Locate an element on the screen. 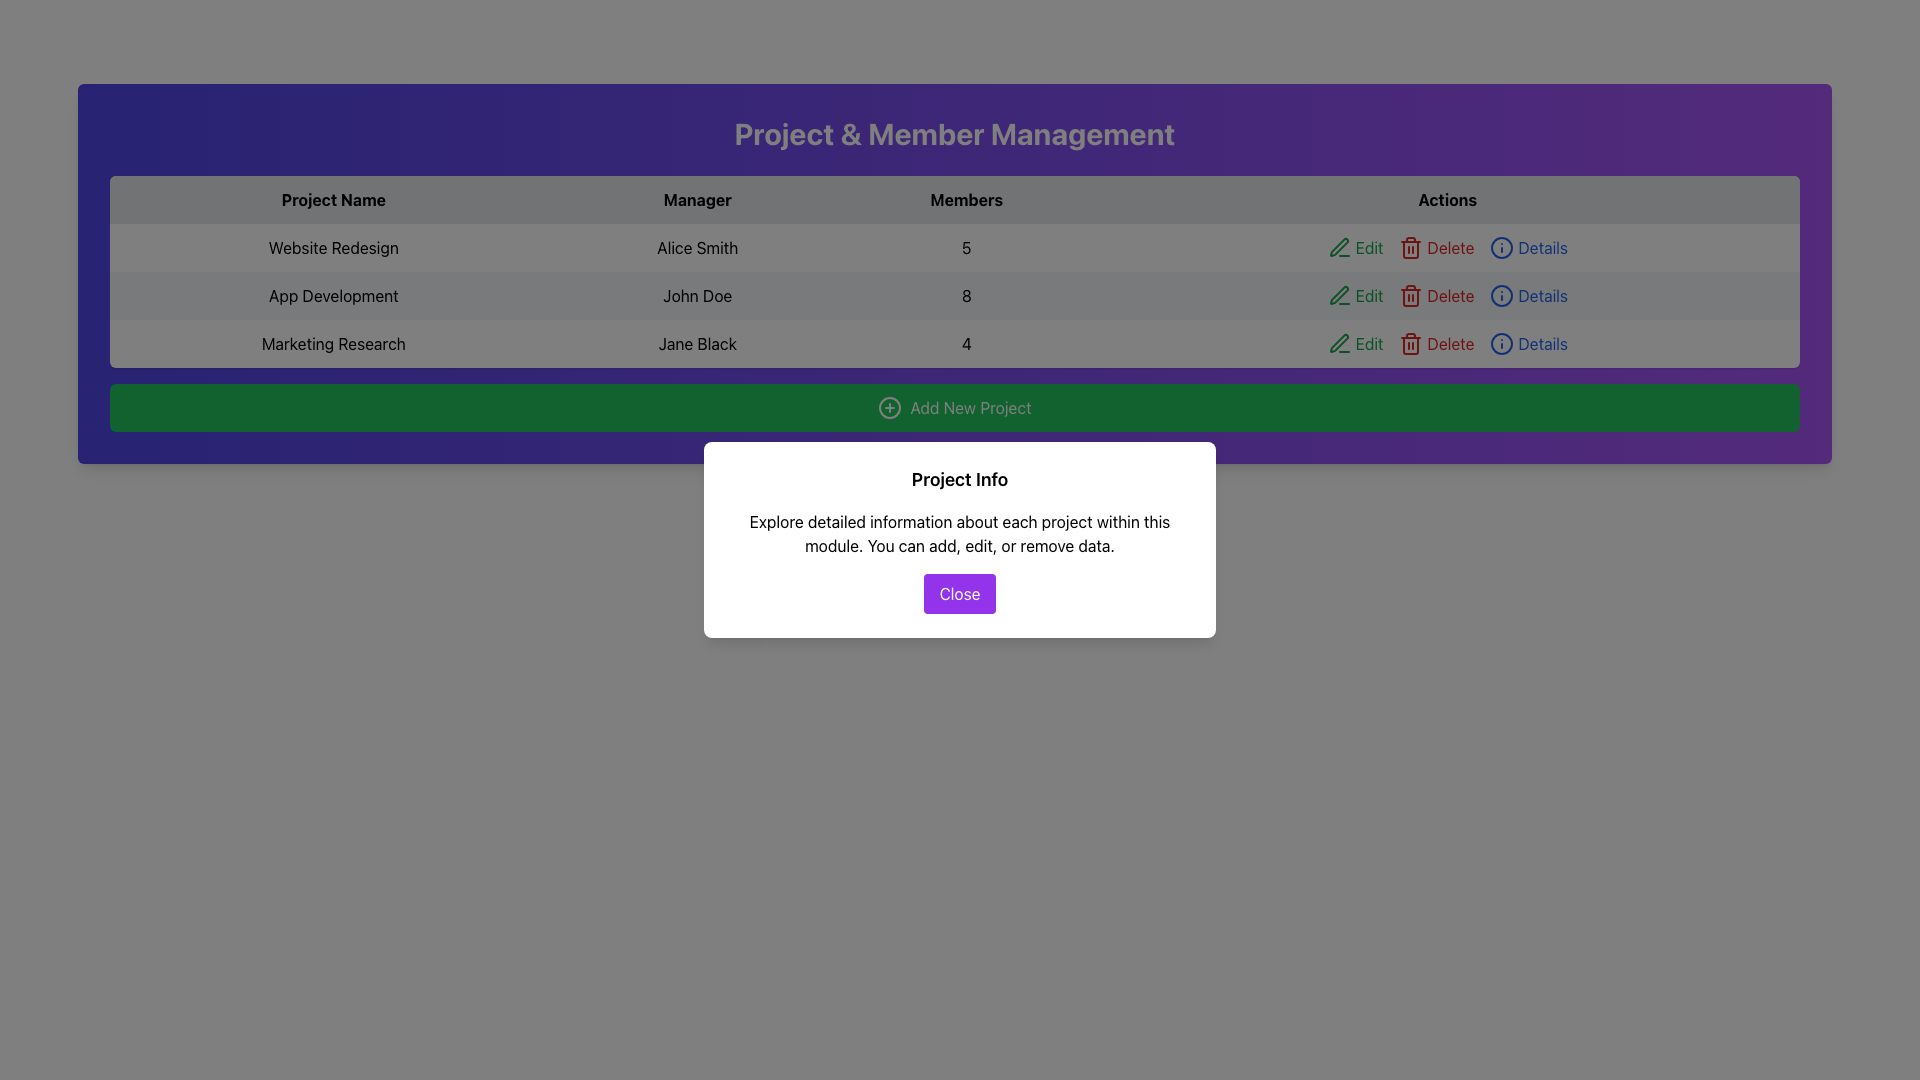 The image size is (1920, 1080). the 'Delete' button, which is a red button with a trash bin icon, positioned between the 'Edit' and 'Details' buttons in the 'Actions' column of the table, to observe its style change is located at coordinates (1435, 246).